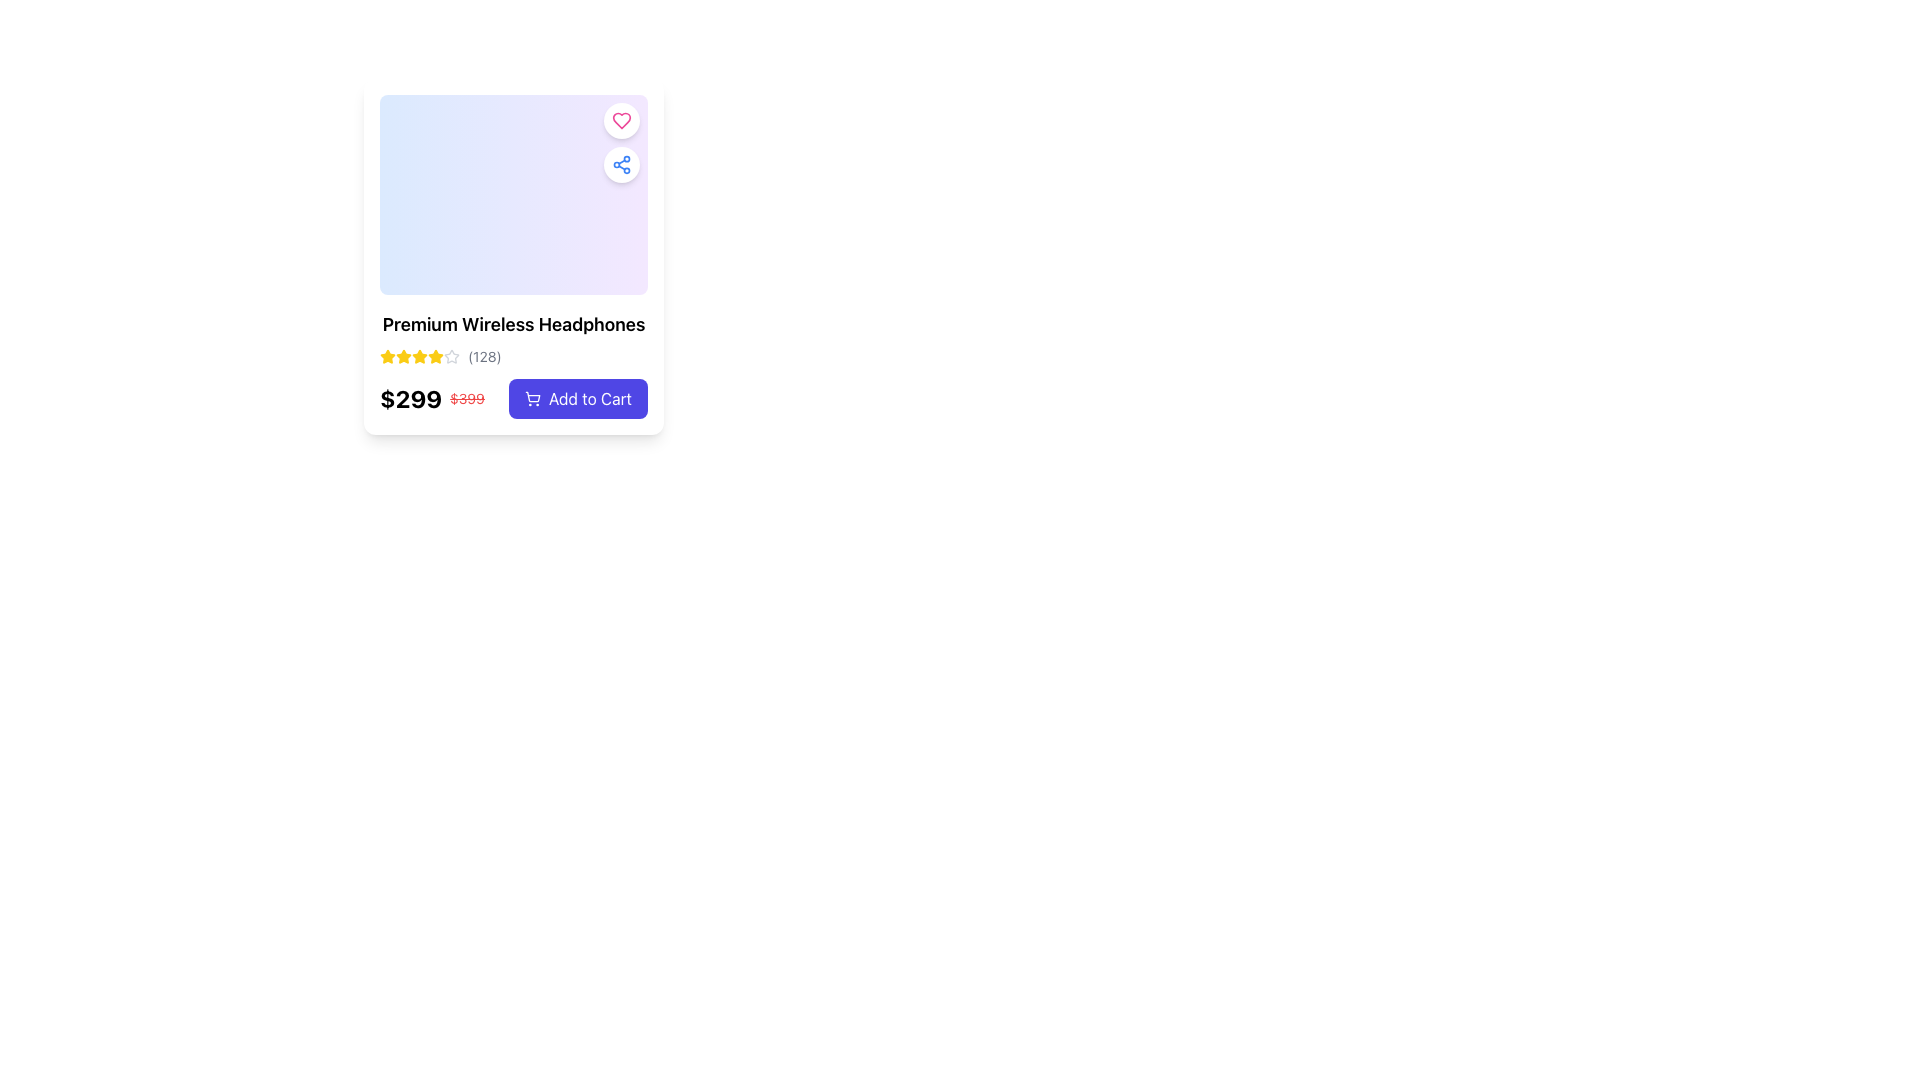  I want to click on the share icon button located in the upper right corner of the product card to share the product details, so click(621, 164).